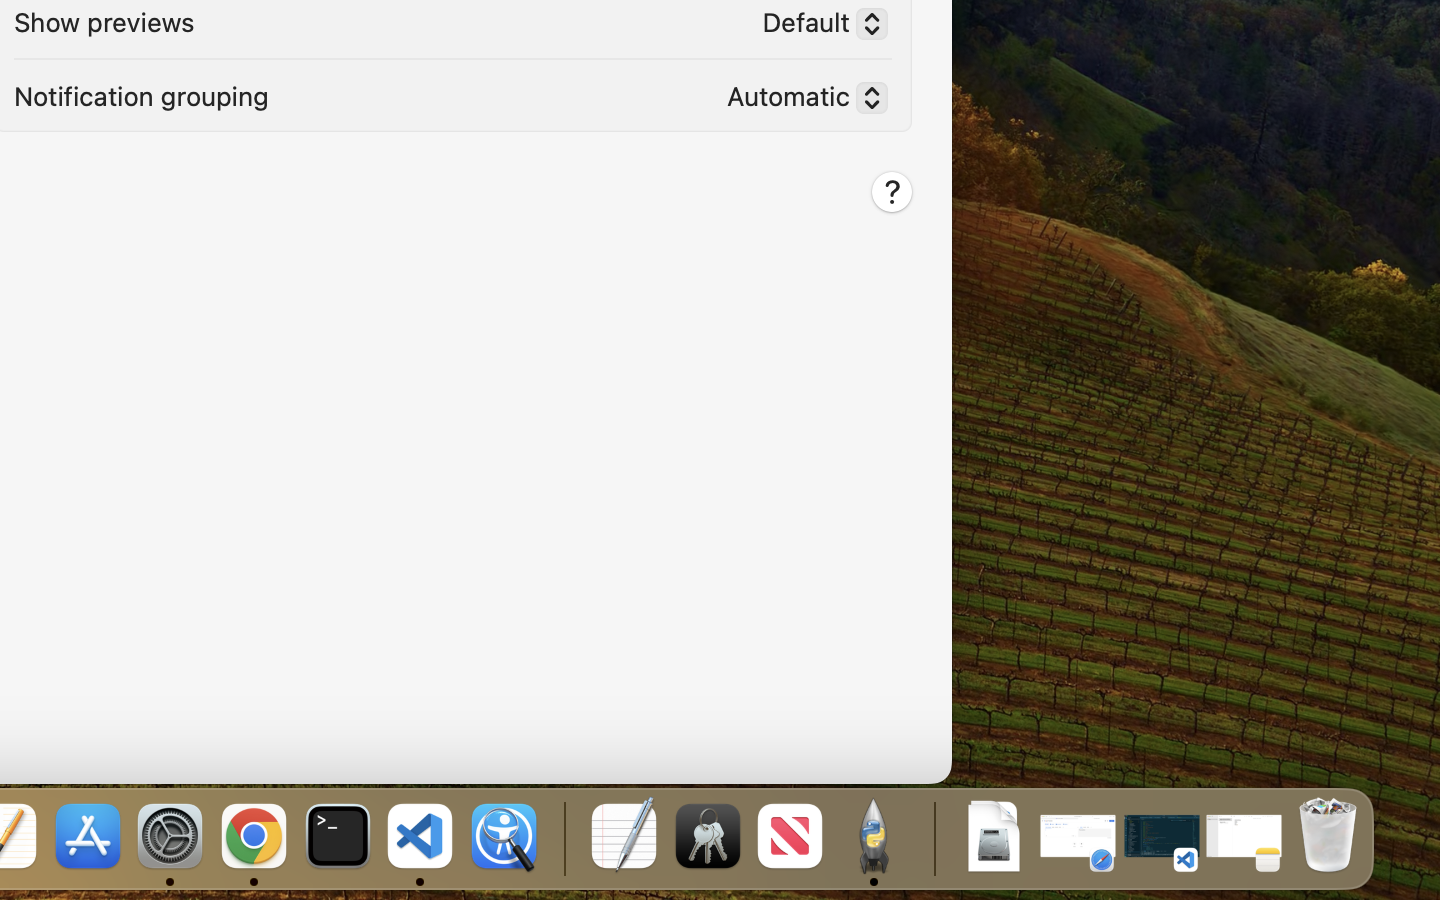  Describe the element at coordinates (562, 837) in the screenshot. I see `'0.4285714328289032'` at that location.